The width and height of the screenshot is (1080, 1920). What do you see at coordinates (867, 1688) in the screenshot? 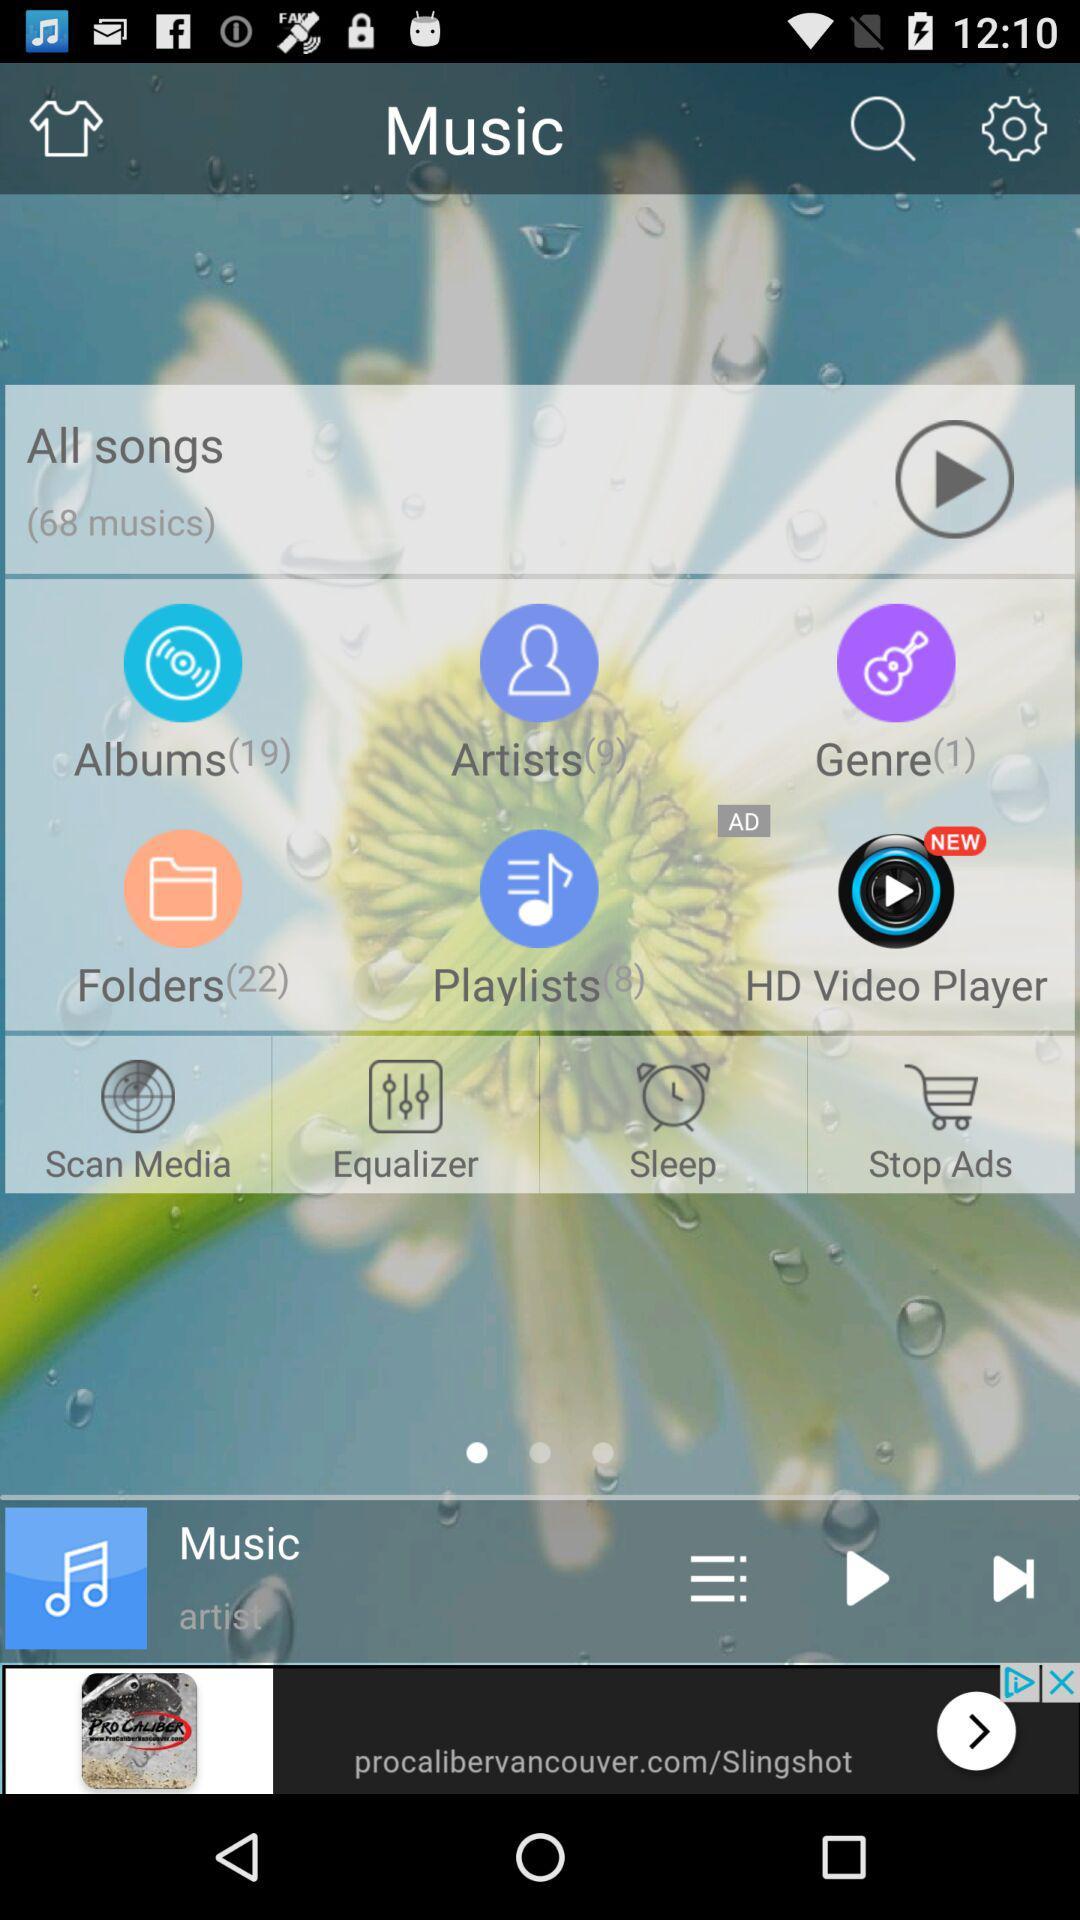
I see `the play icon` at bounding box center [867, 1688].